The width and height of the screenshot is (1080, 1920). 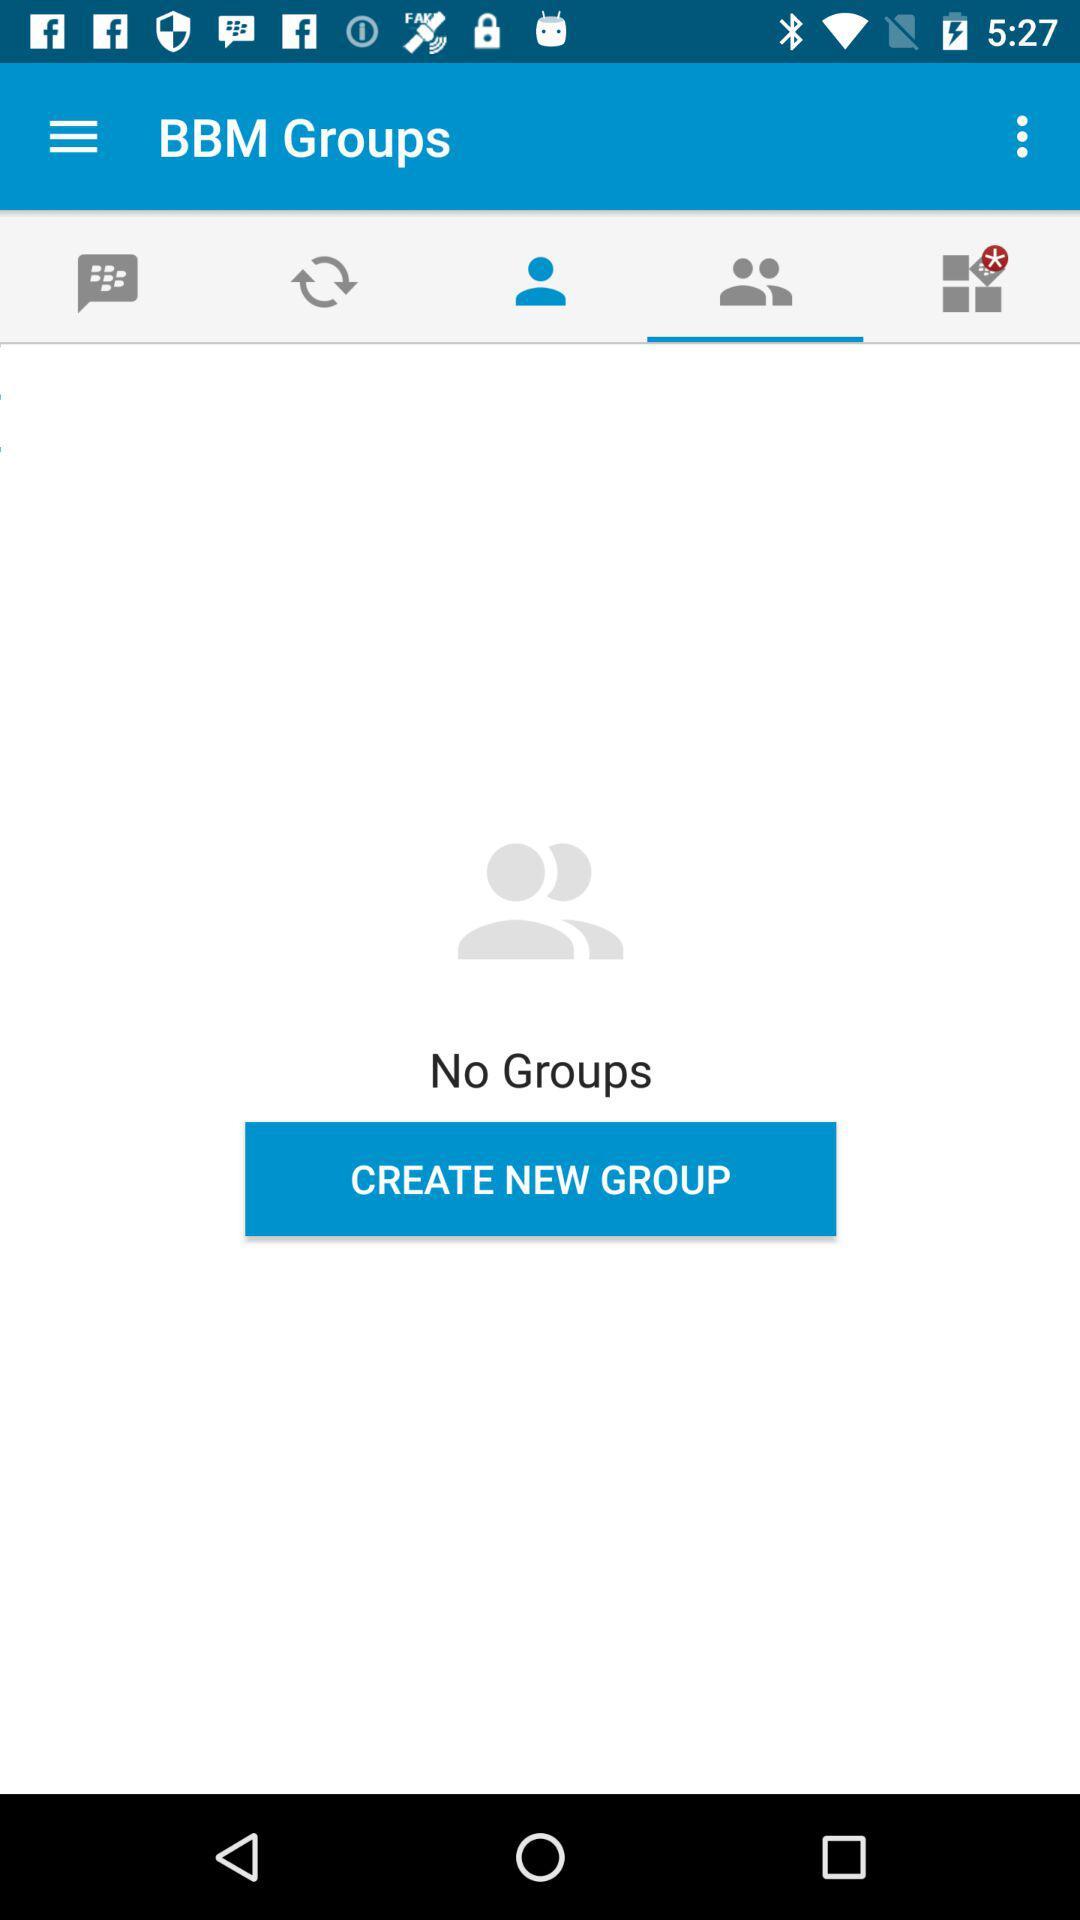 I want to click on group icon, so click(x=756, y=280).